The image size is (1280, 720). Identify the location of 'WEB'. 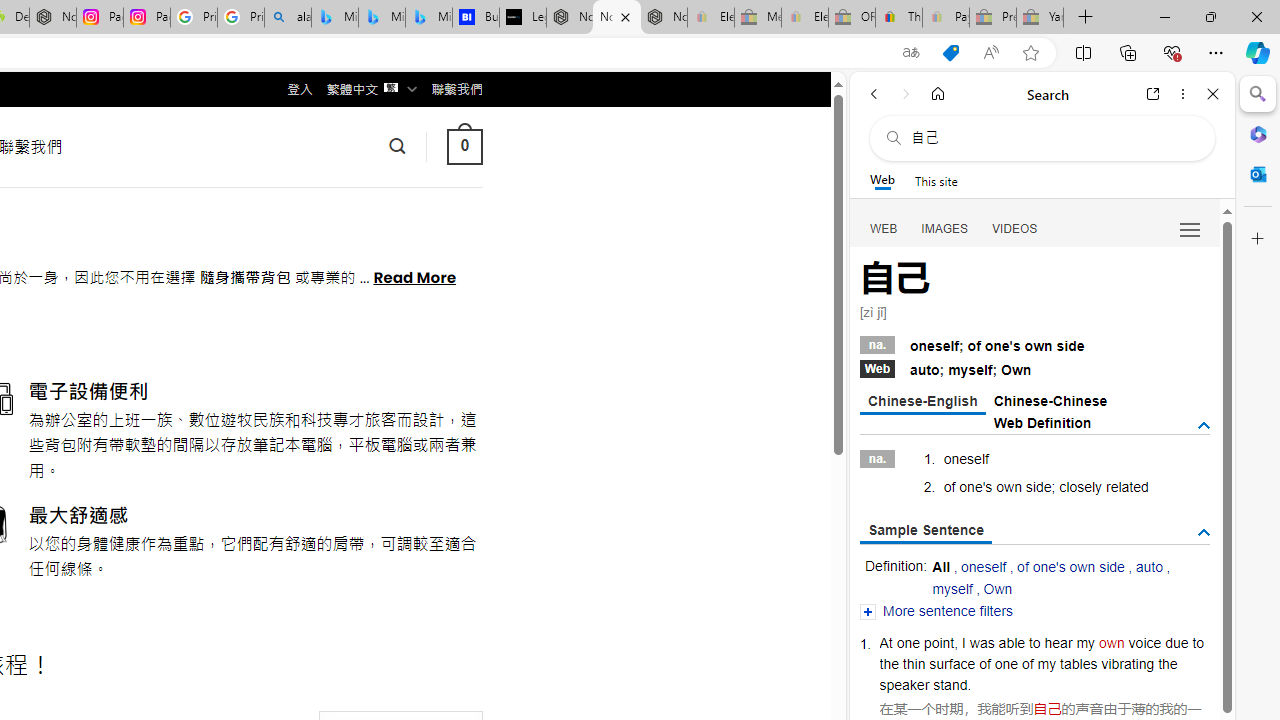
(883, 227).